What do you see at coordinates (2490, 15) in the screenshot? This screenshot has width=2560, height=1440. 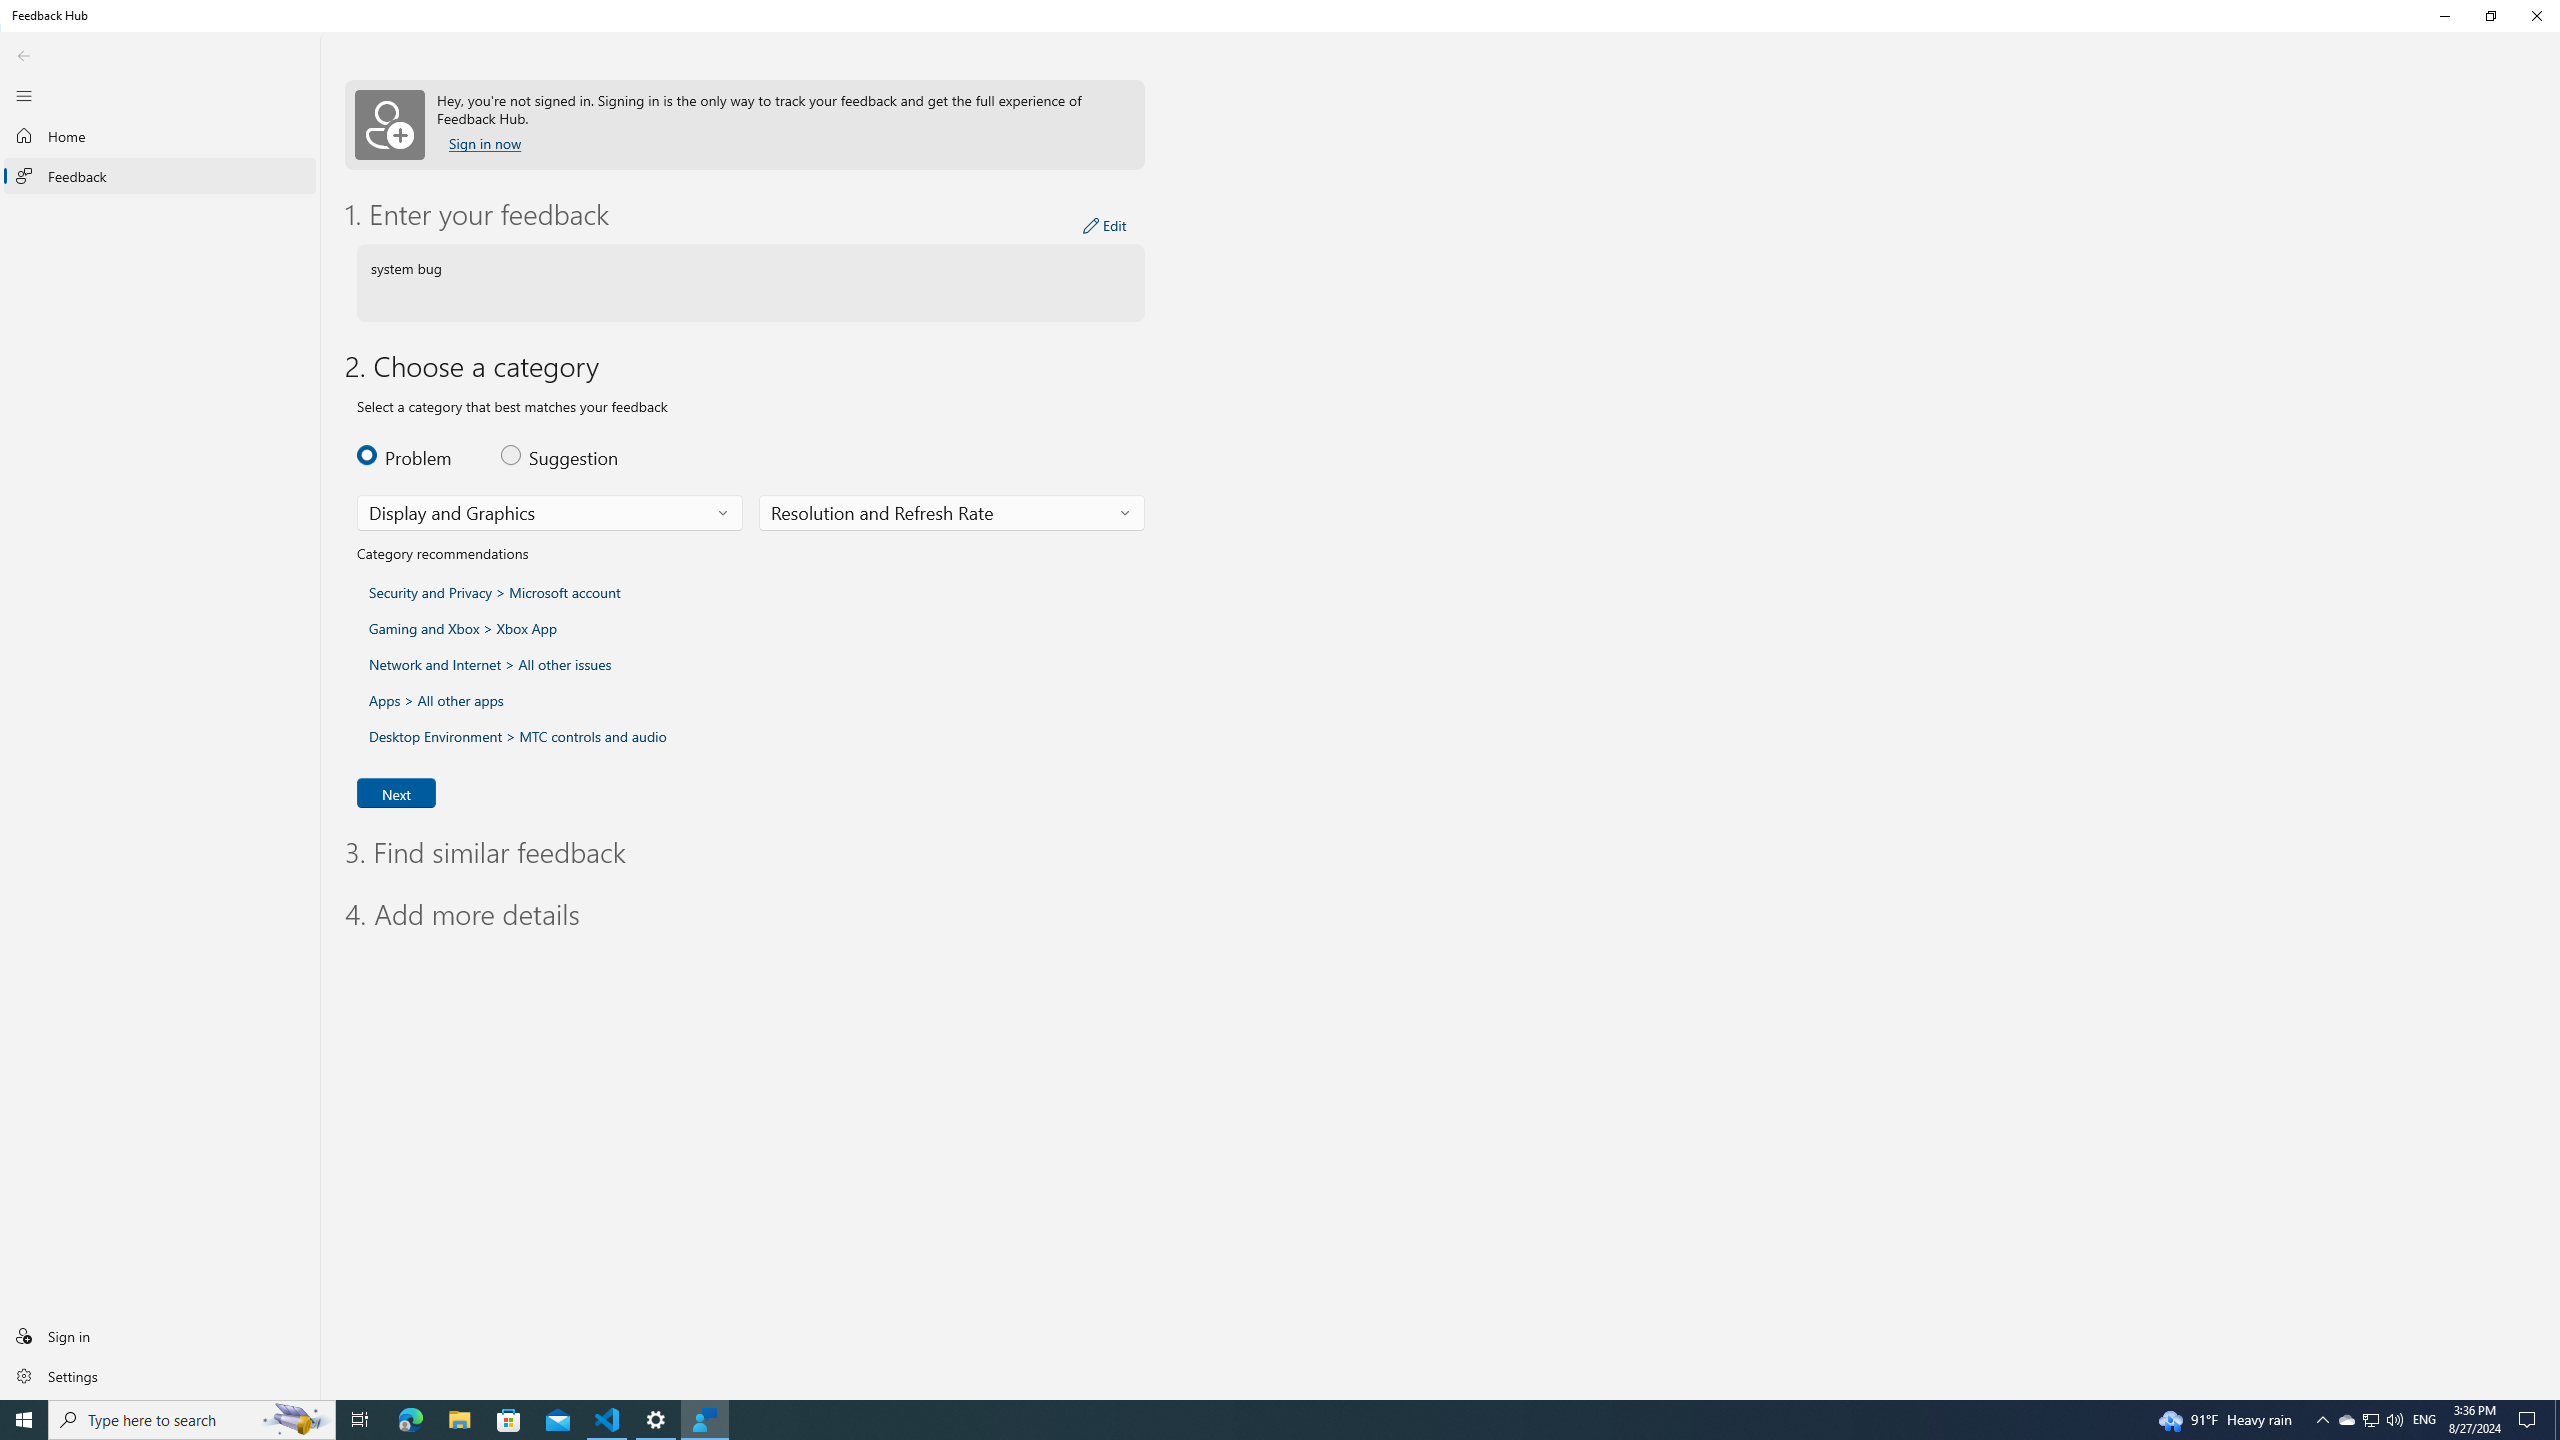 I see `'Restore Feedback Hub'` at bounding box center [2490, 15].